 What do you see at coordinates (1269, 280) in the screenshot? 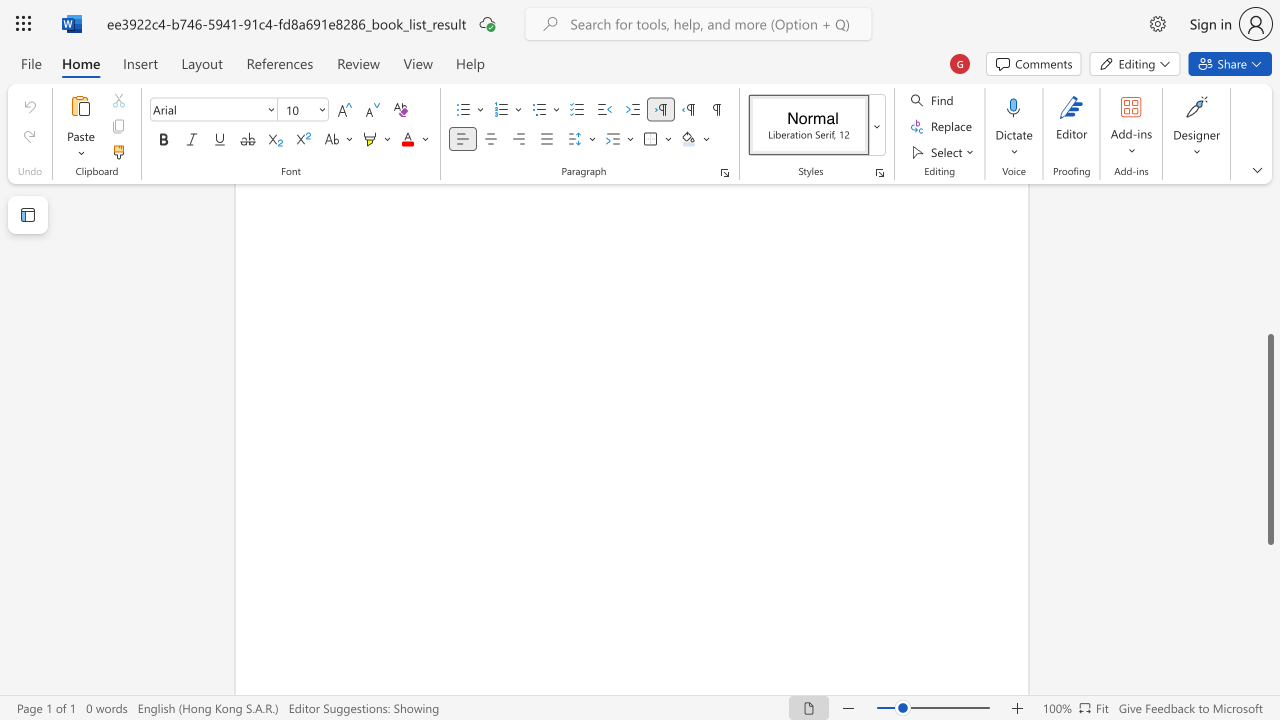
I see `the scrollbar to scroll the page up` at bounding box center [1269, 280].